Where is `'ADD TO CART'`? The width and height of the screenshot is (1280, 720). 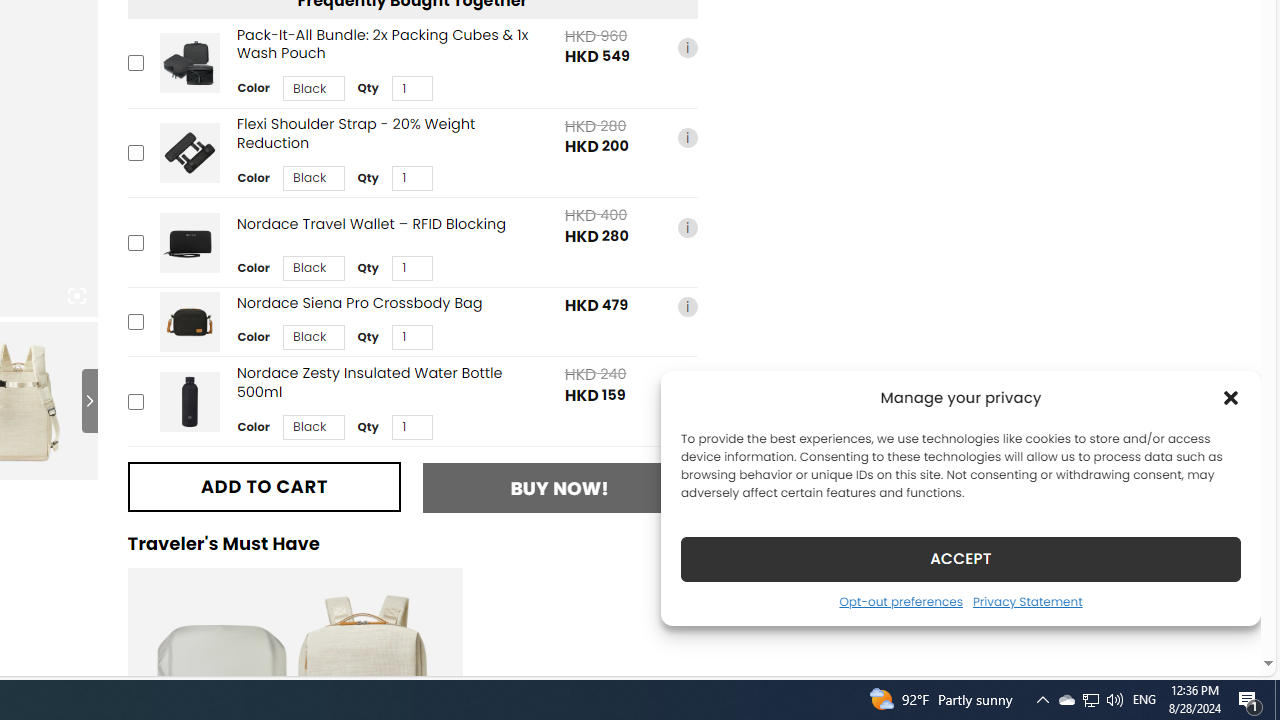
'ADD TO CART' is located at coordinates (263, 486).